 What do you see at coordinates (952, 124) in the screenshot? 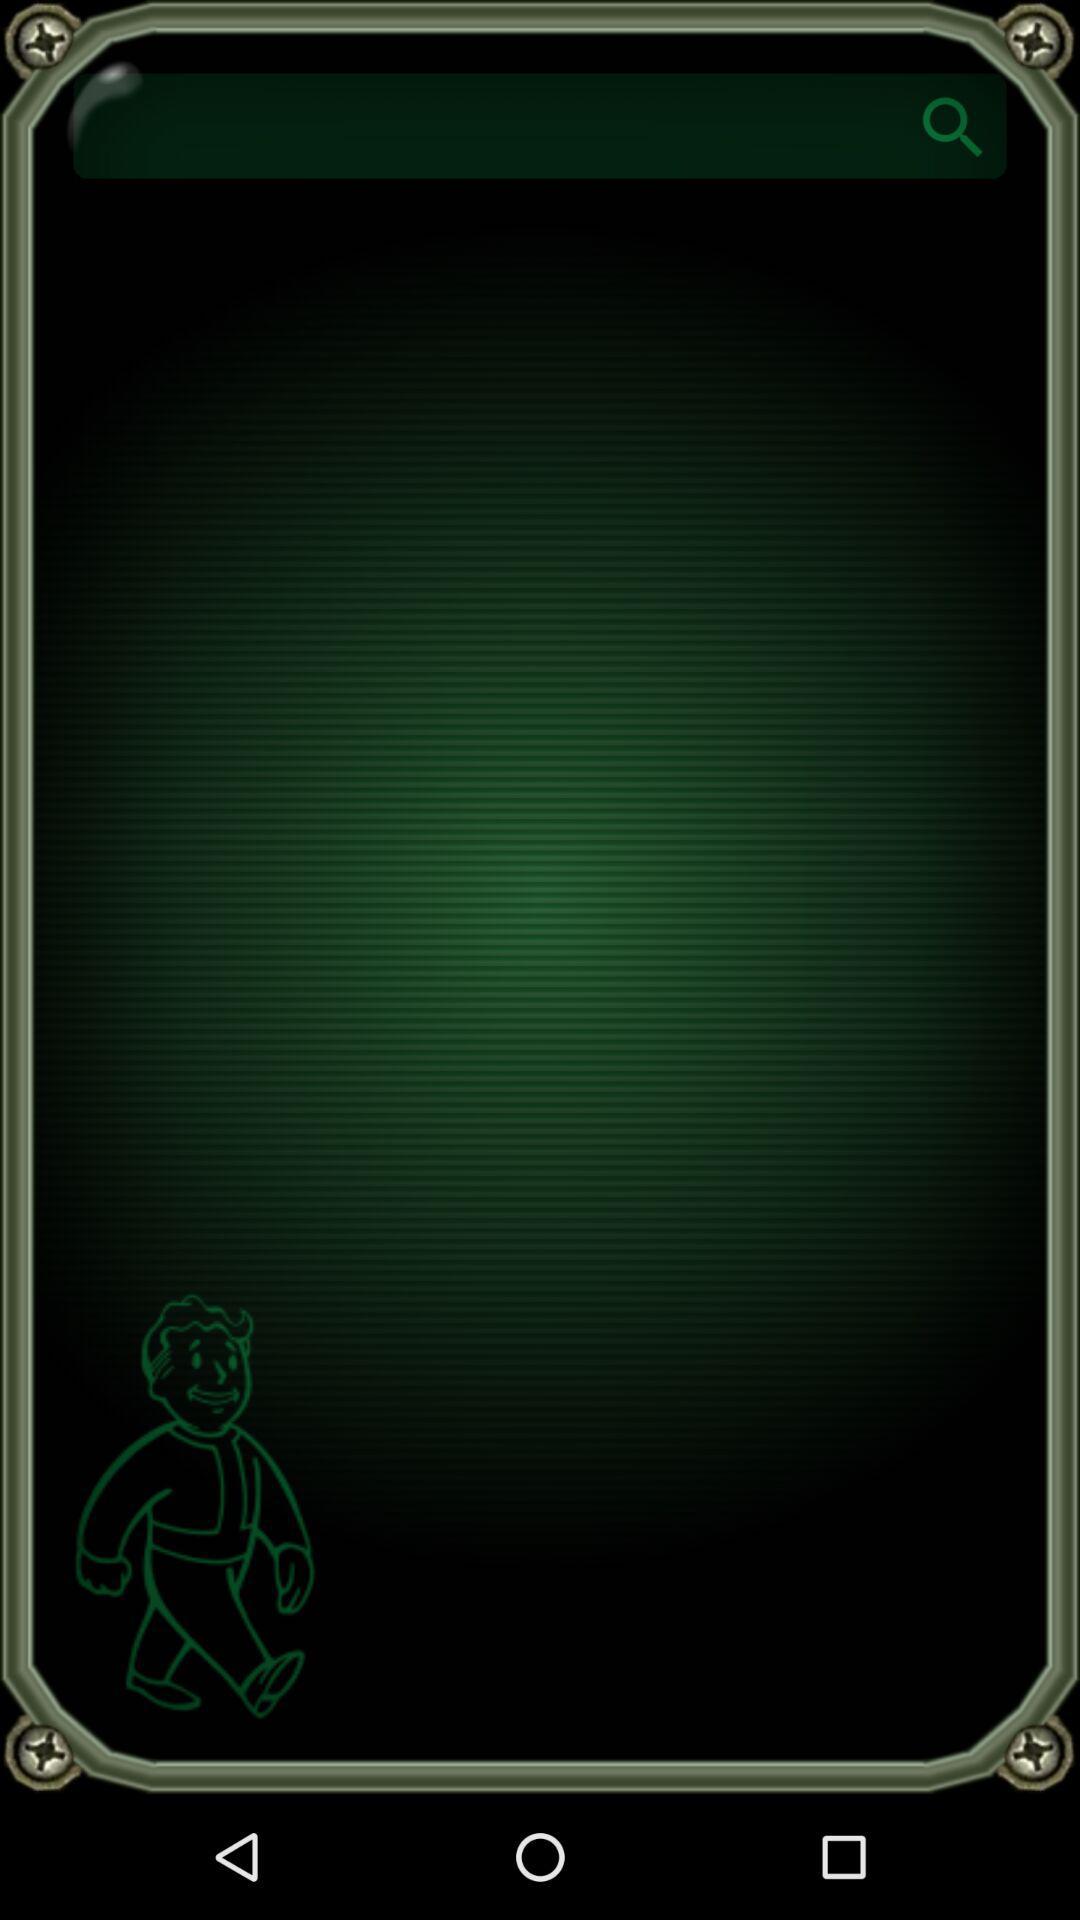
I see `the search icon` at bounding box center [952, 124].